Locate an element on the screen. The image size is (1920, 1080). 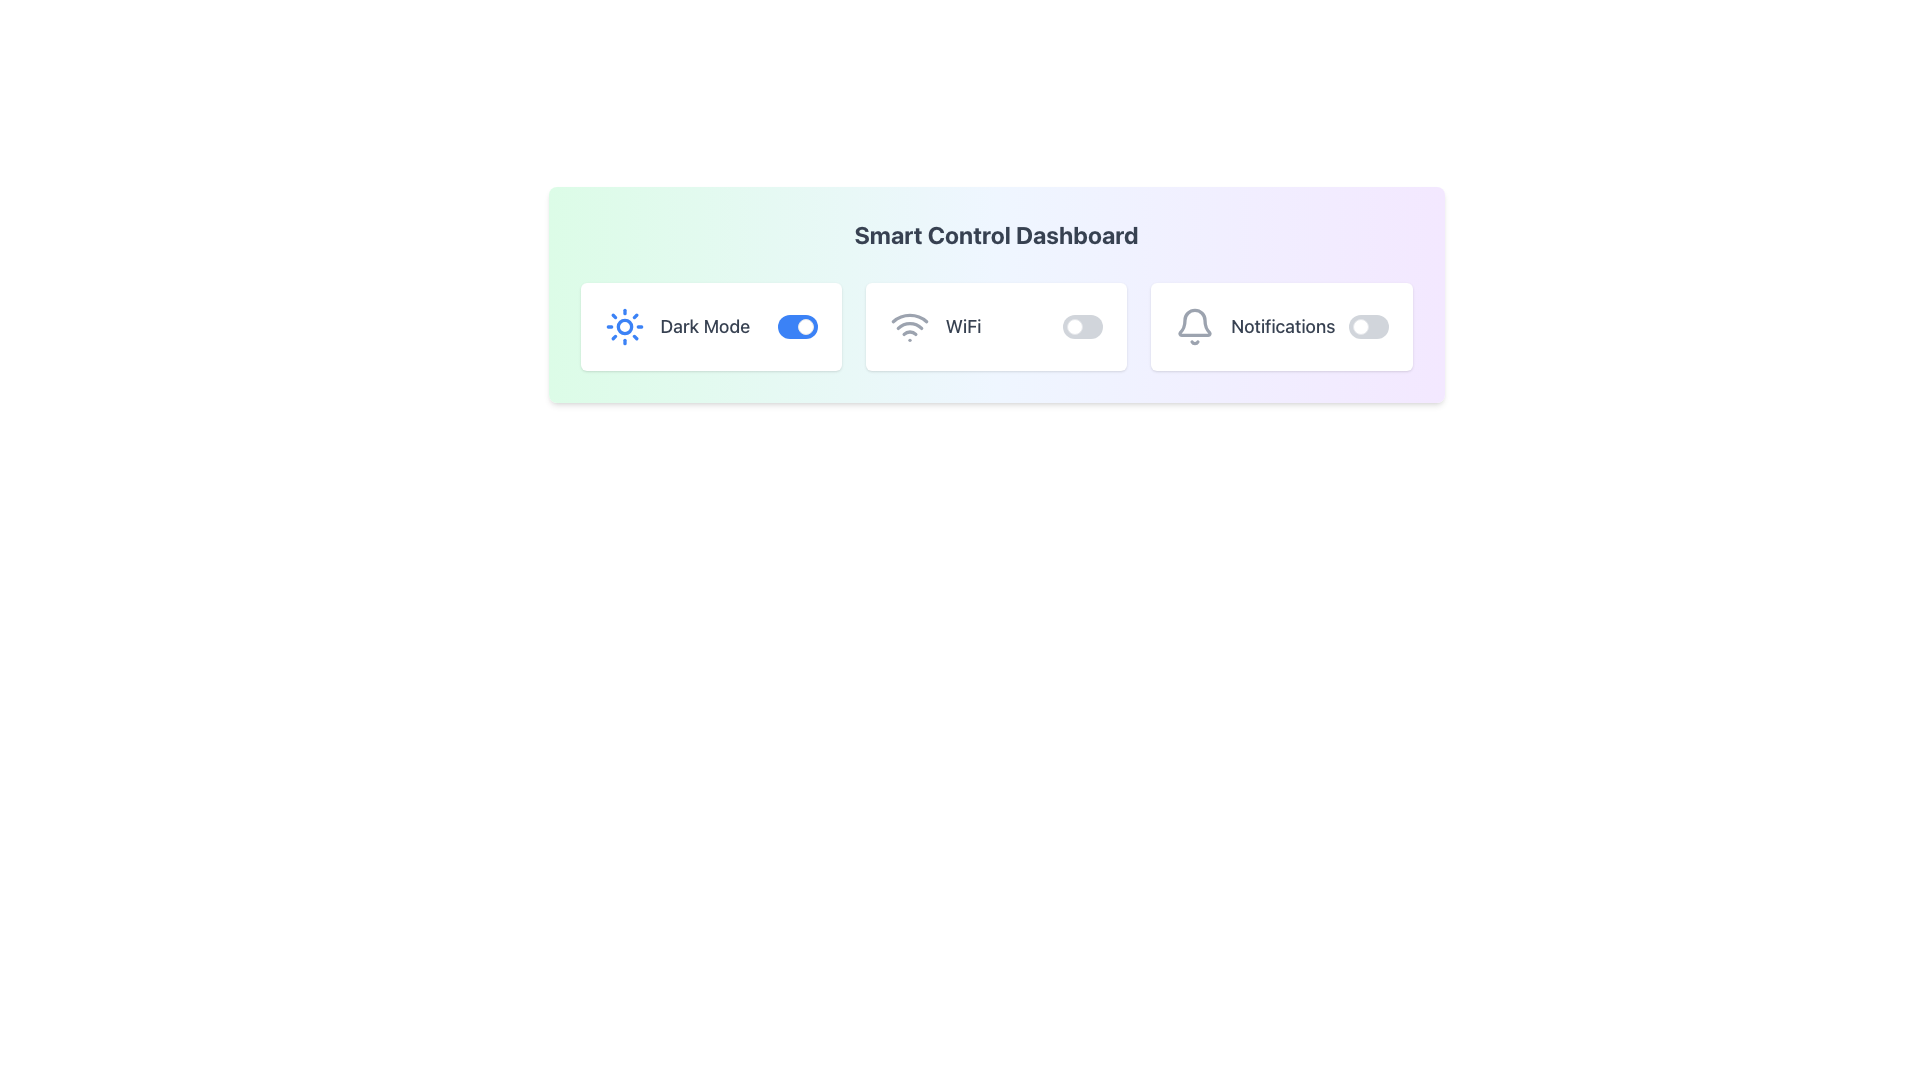
the Toggle knob for the 'Dark Mode' feature to change its state is located at coordinates (805, 326).